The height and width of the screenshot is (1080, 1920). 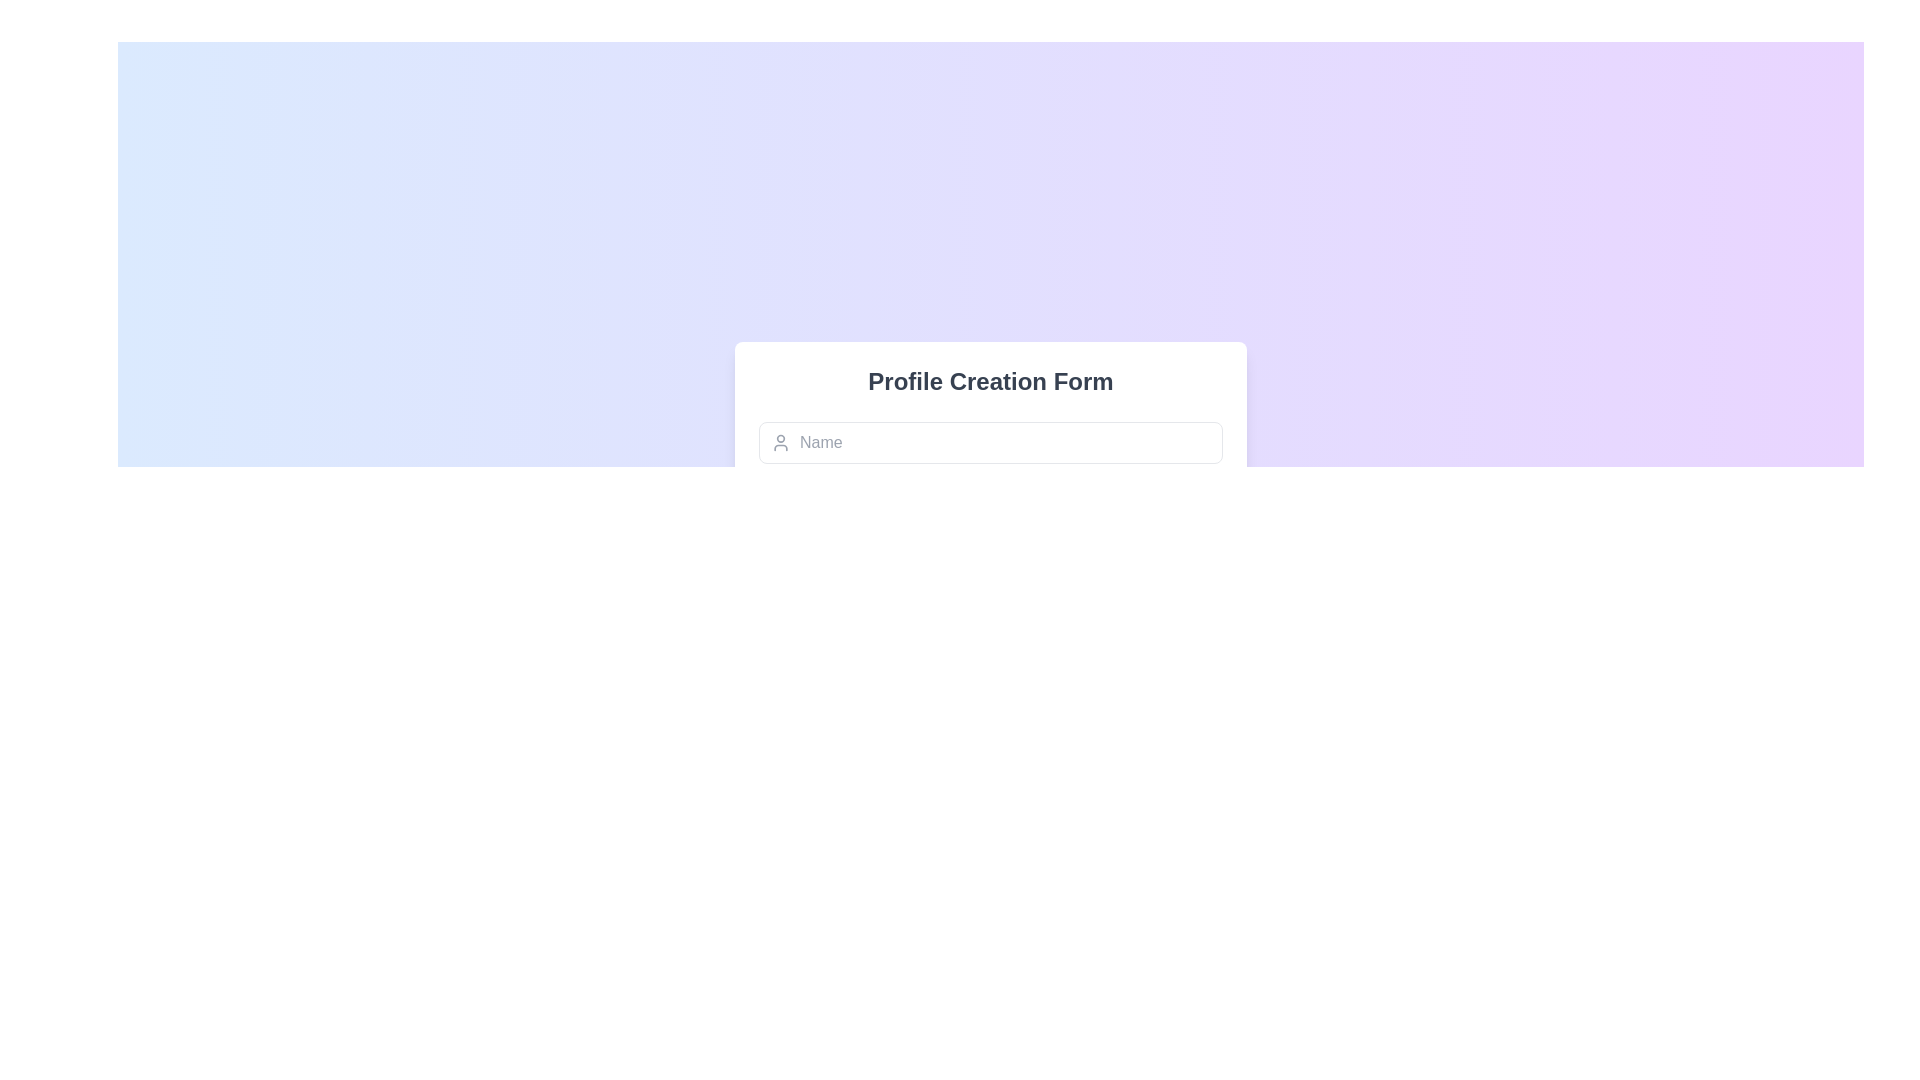 I want to click on text label that serves as a title for the profile creation form, positioned directly above the 'Name' input field, so click(x=990, y=381).